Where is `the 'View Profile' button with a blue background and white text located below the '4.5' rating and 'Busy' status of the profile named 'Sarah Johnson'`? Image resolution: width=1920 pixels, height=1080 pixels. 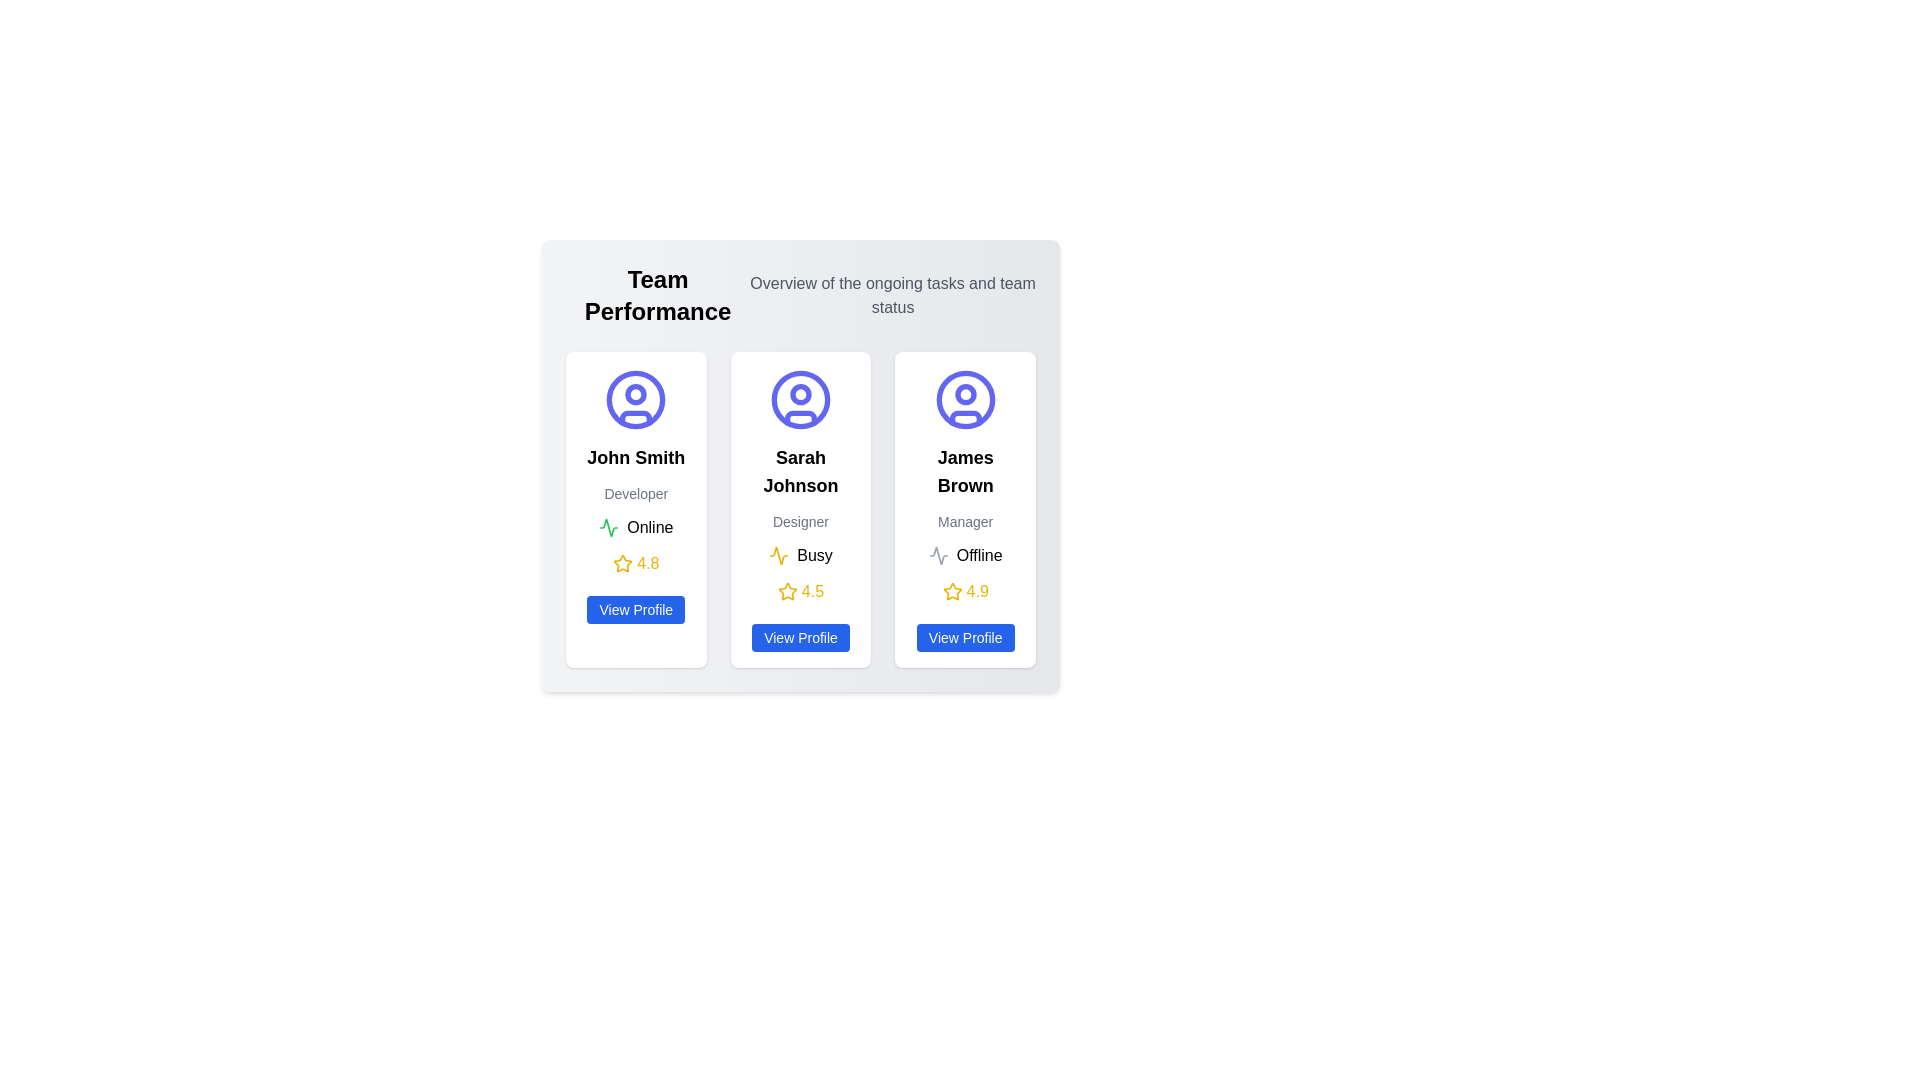 the 'View Profile' button with a blue background and white text located below the '4.5' rating and 'Busy' status of the profile named 'Sarah Johnson' is located at coordinates (801, 637).